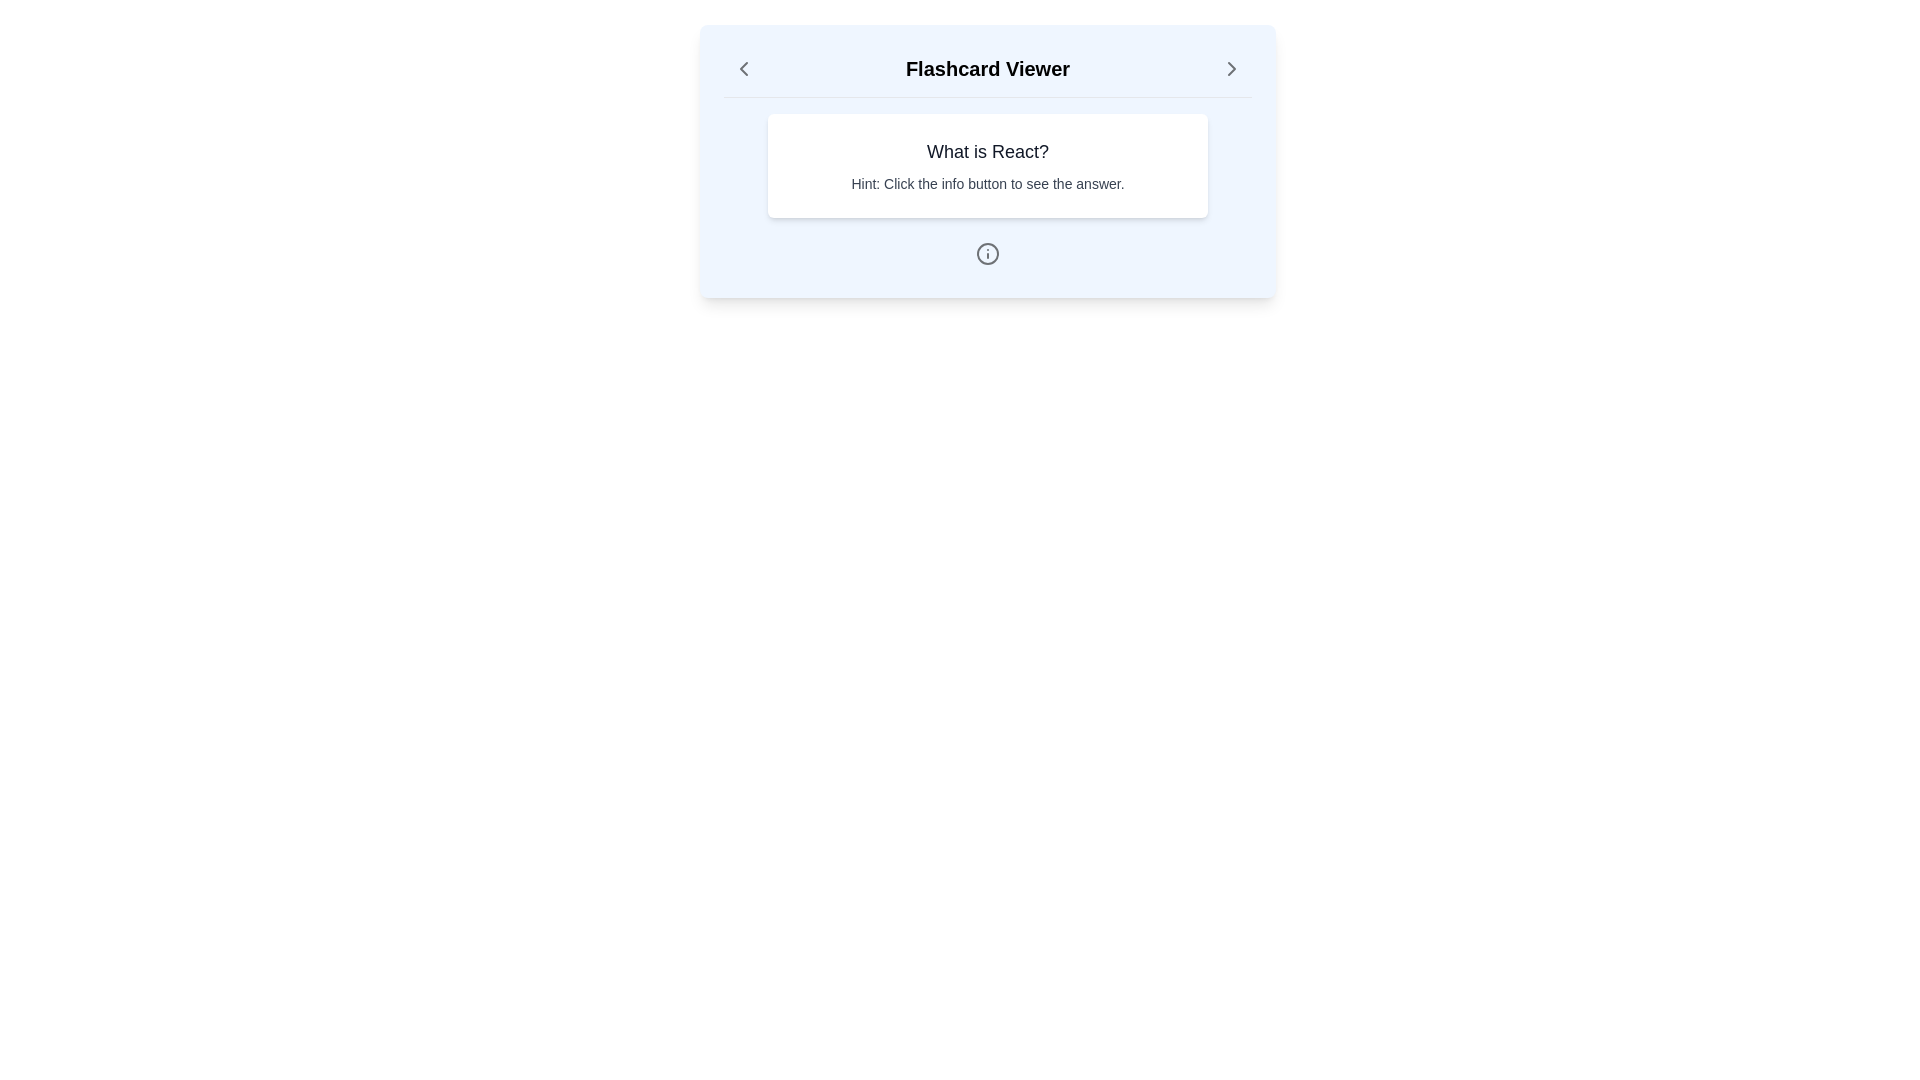 The image size is (1920, 1080). What do you see at coordinates (1231, 68) in the screenshot?
I see `the navigational control icon located in the top-right corner of the Flashcard Viewer interface to trigger the interaction effect` at bounding box center [1231, 68].